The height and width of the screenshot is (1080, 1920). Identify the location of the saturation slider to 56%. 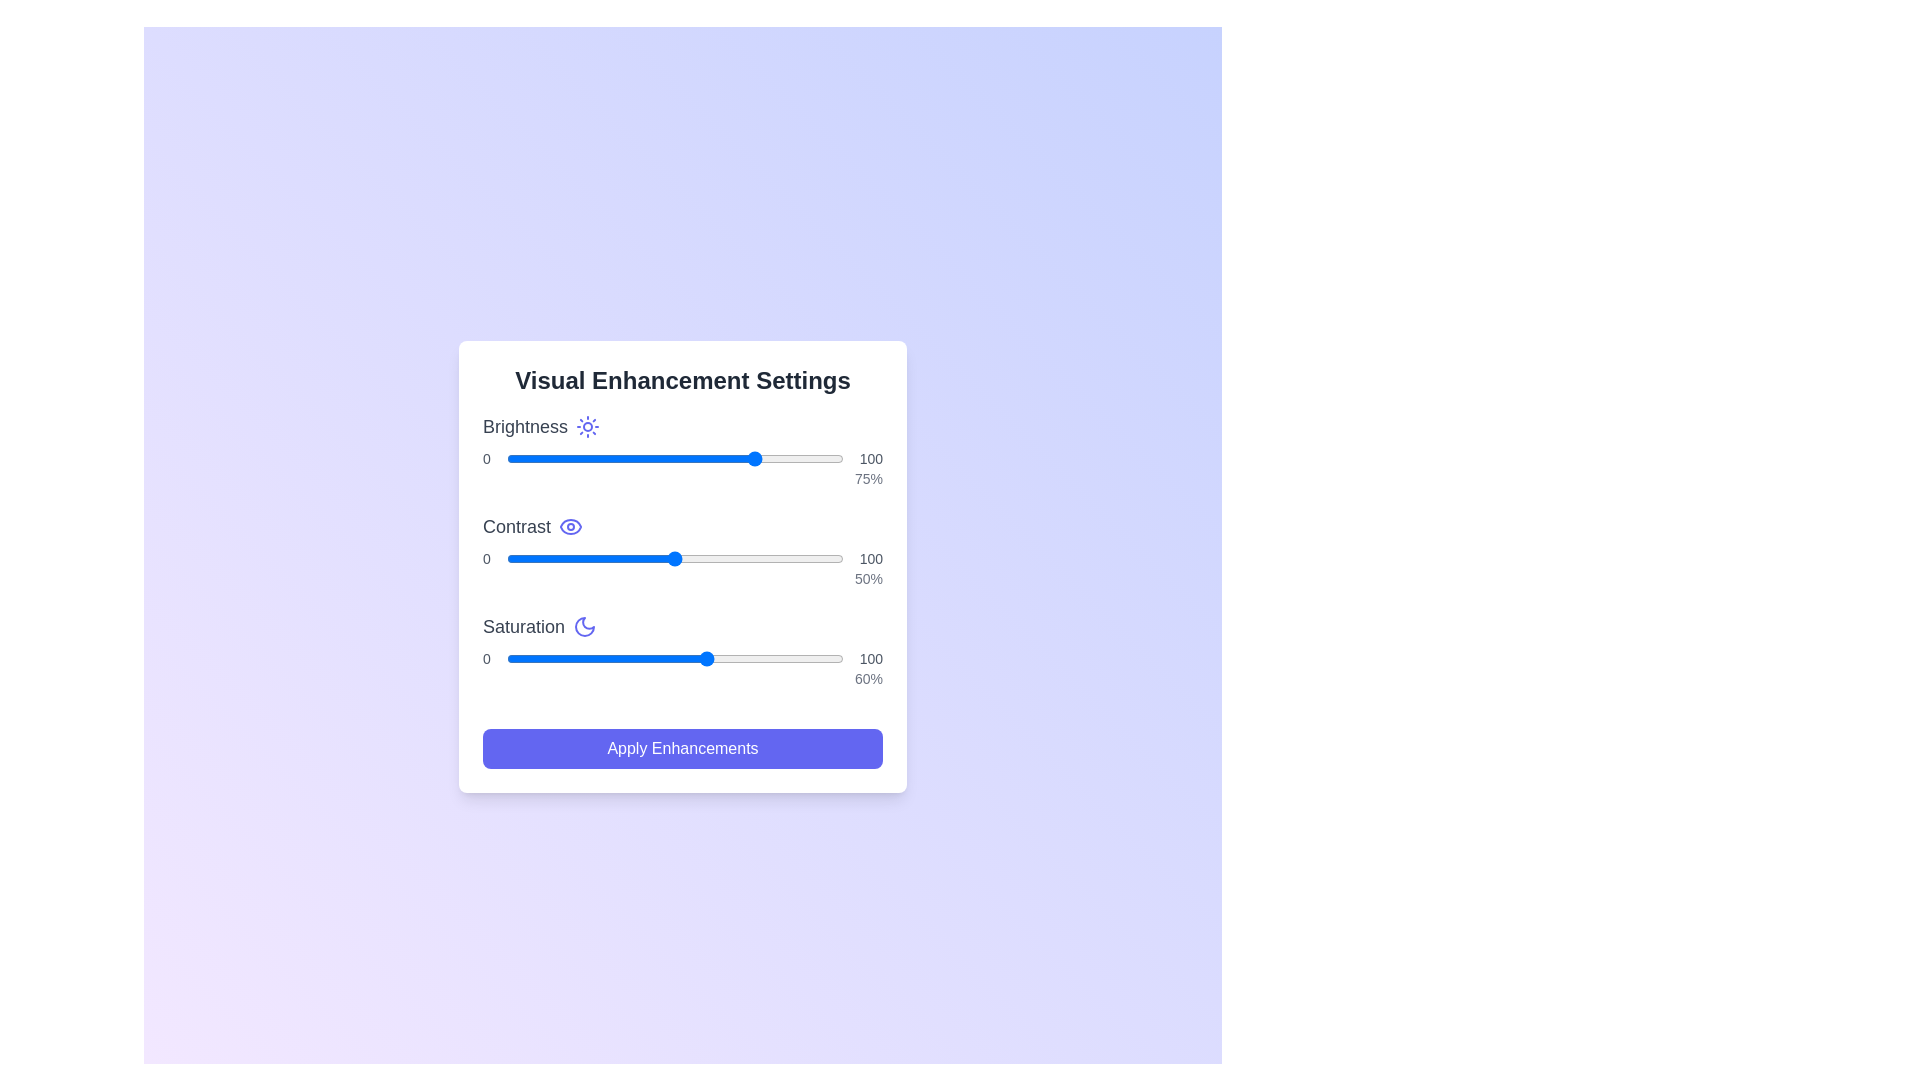
(695, 659).